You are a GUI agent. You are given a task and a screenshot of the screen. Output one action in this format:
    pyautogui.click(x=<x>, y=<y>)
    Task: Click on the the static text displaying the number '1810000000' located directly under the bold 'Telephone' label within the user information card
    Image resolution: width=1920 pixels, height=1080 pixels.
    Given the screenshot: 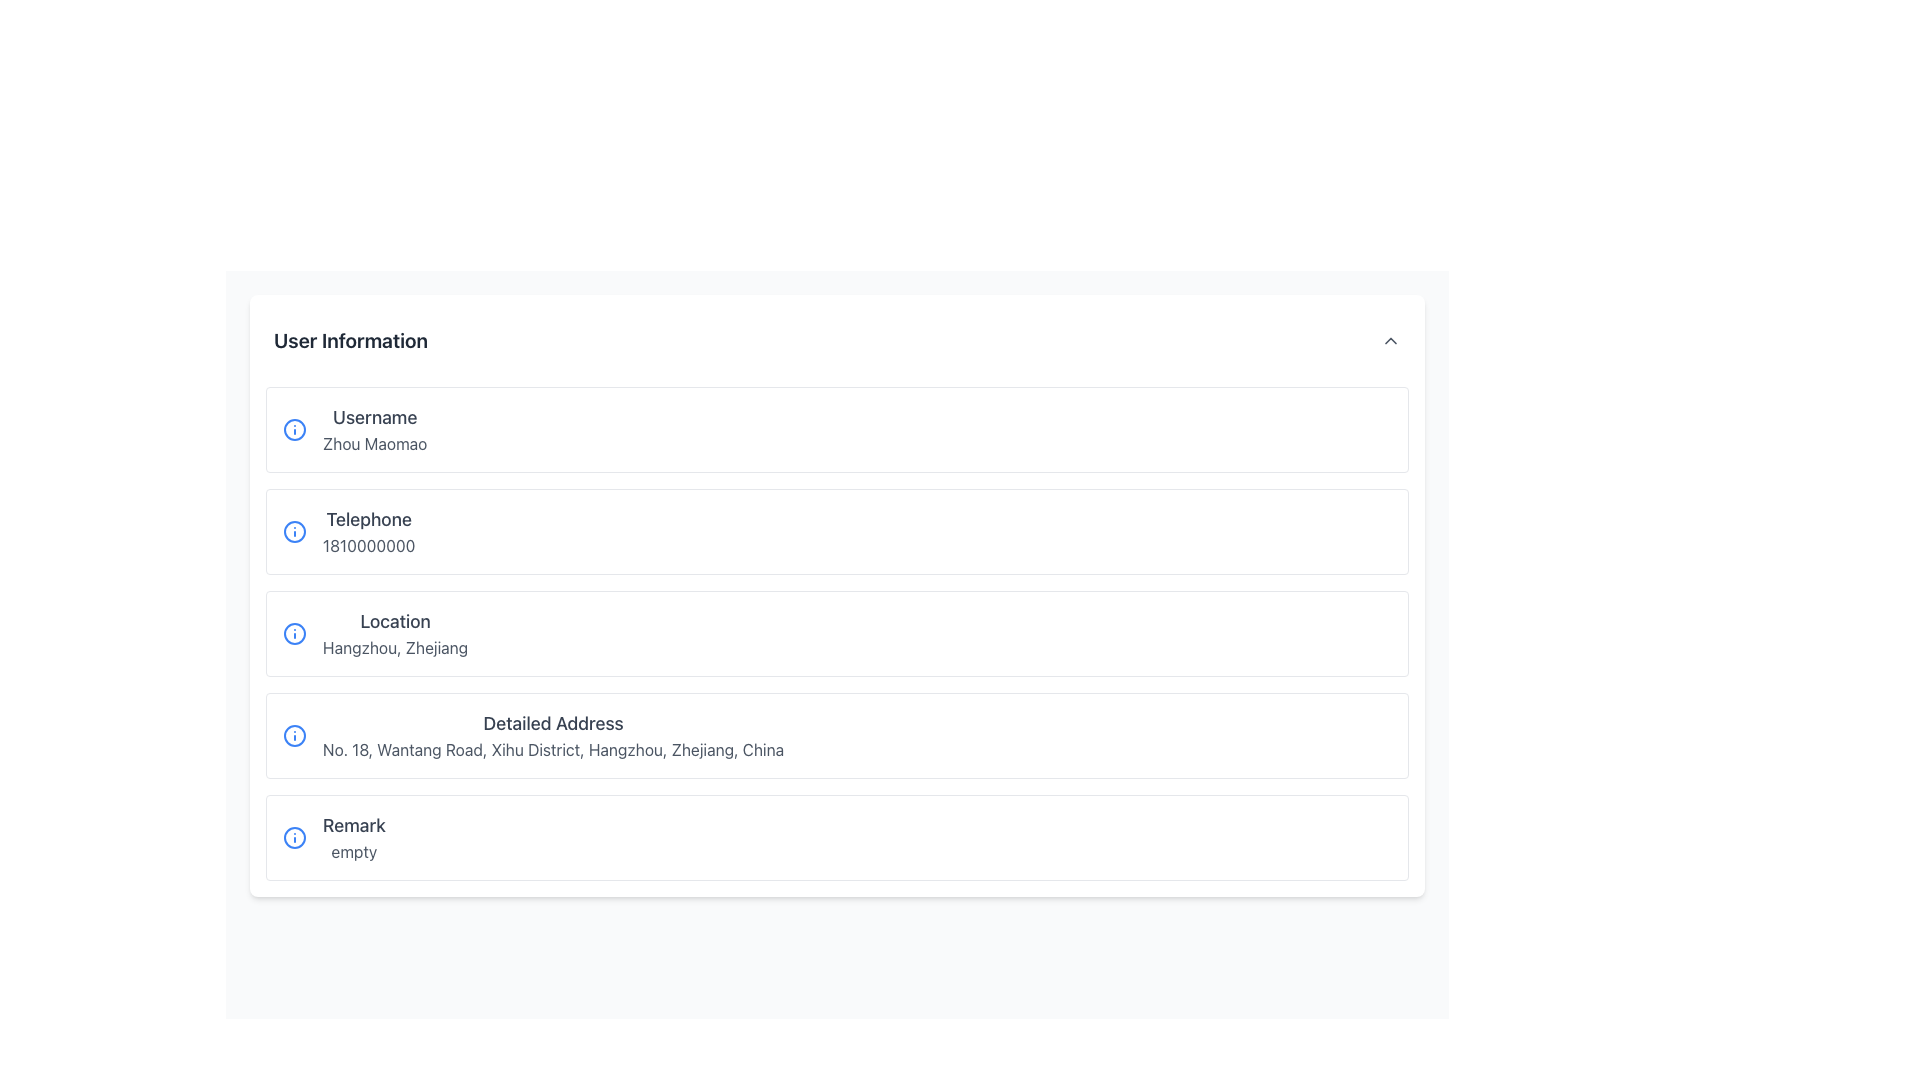 What is the action you would take?
    pyautogui.click(x=369, y=546)
    